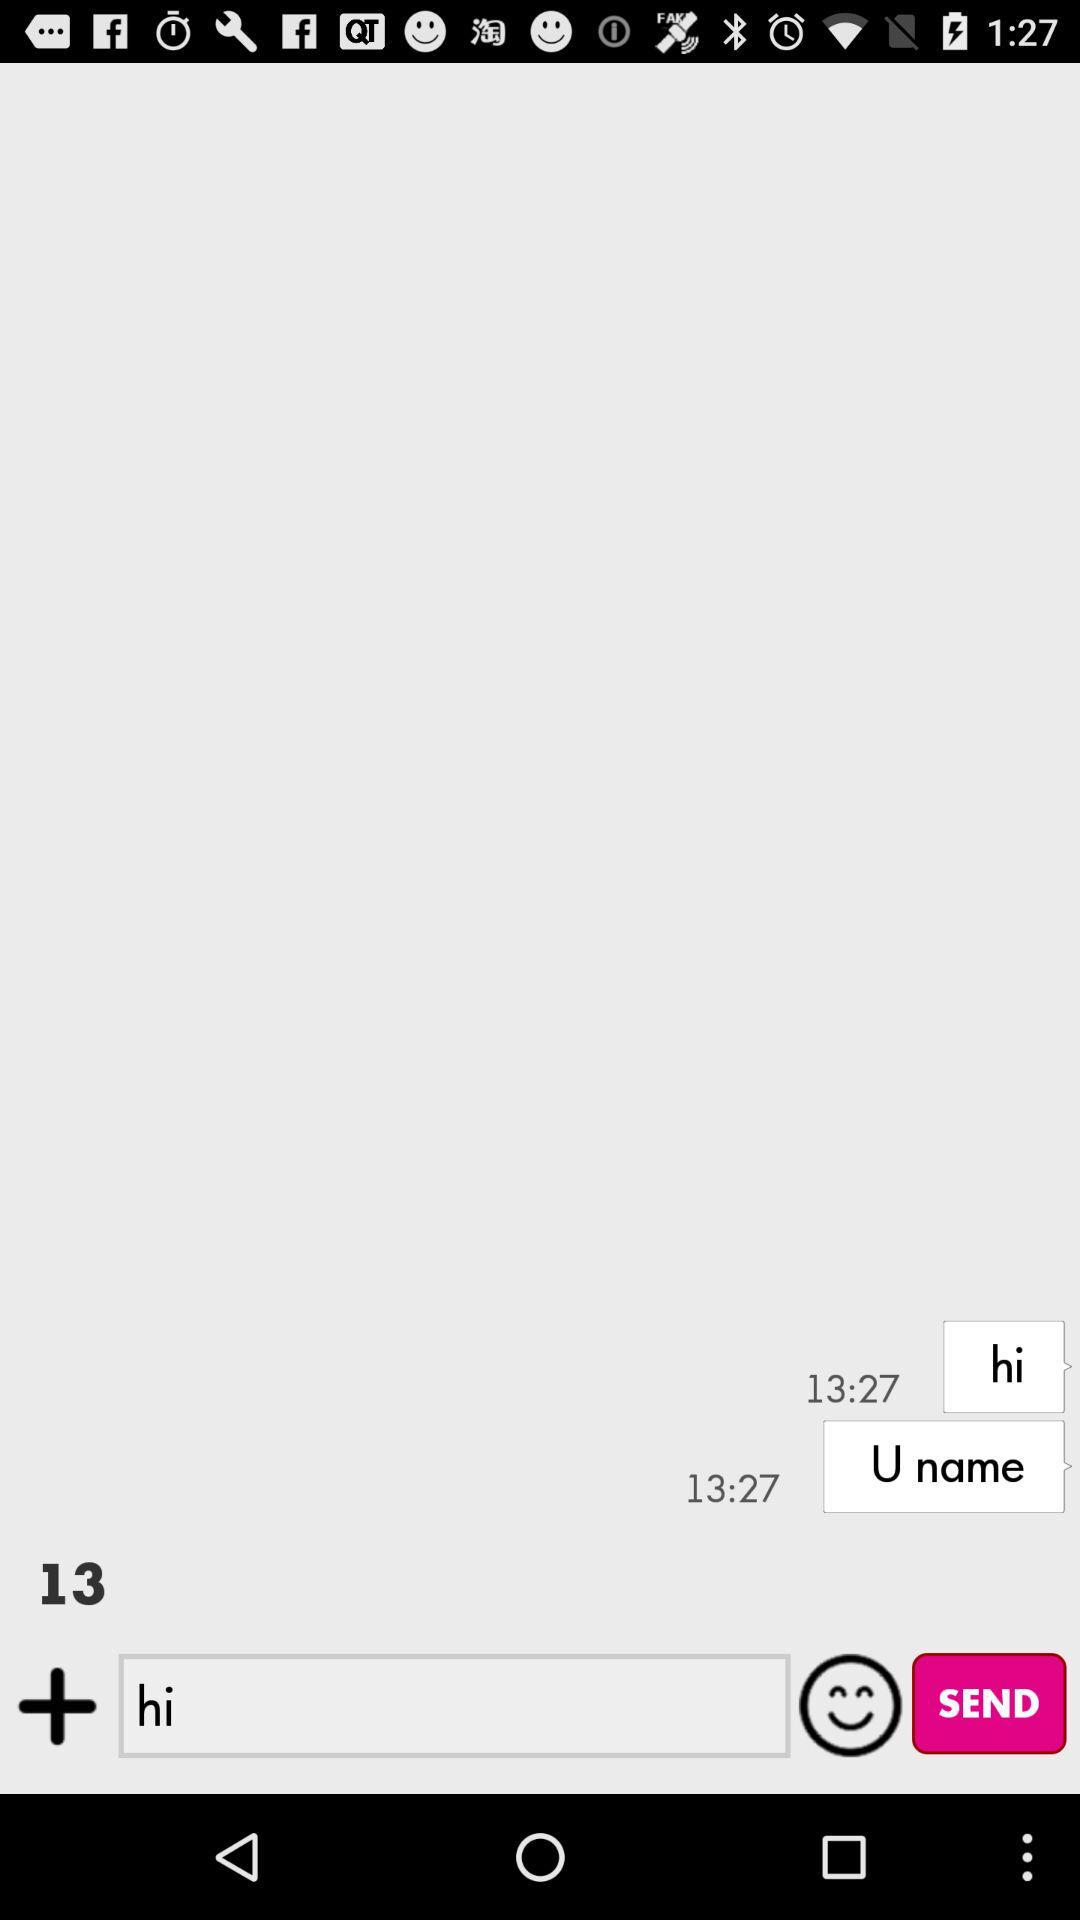  I want to click on adding smiley option, so click(851, 1704).